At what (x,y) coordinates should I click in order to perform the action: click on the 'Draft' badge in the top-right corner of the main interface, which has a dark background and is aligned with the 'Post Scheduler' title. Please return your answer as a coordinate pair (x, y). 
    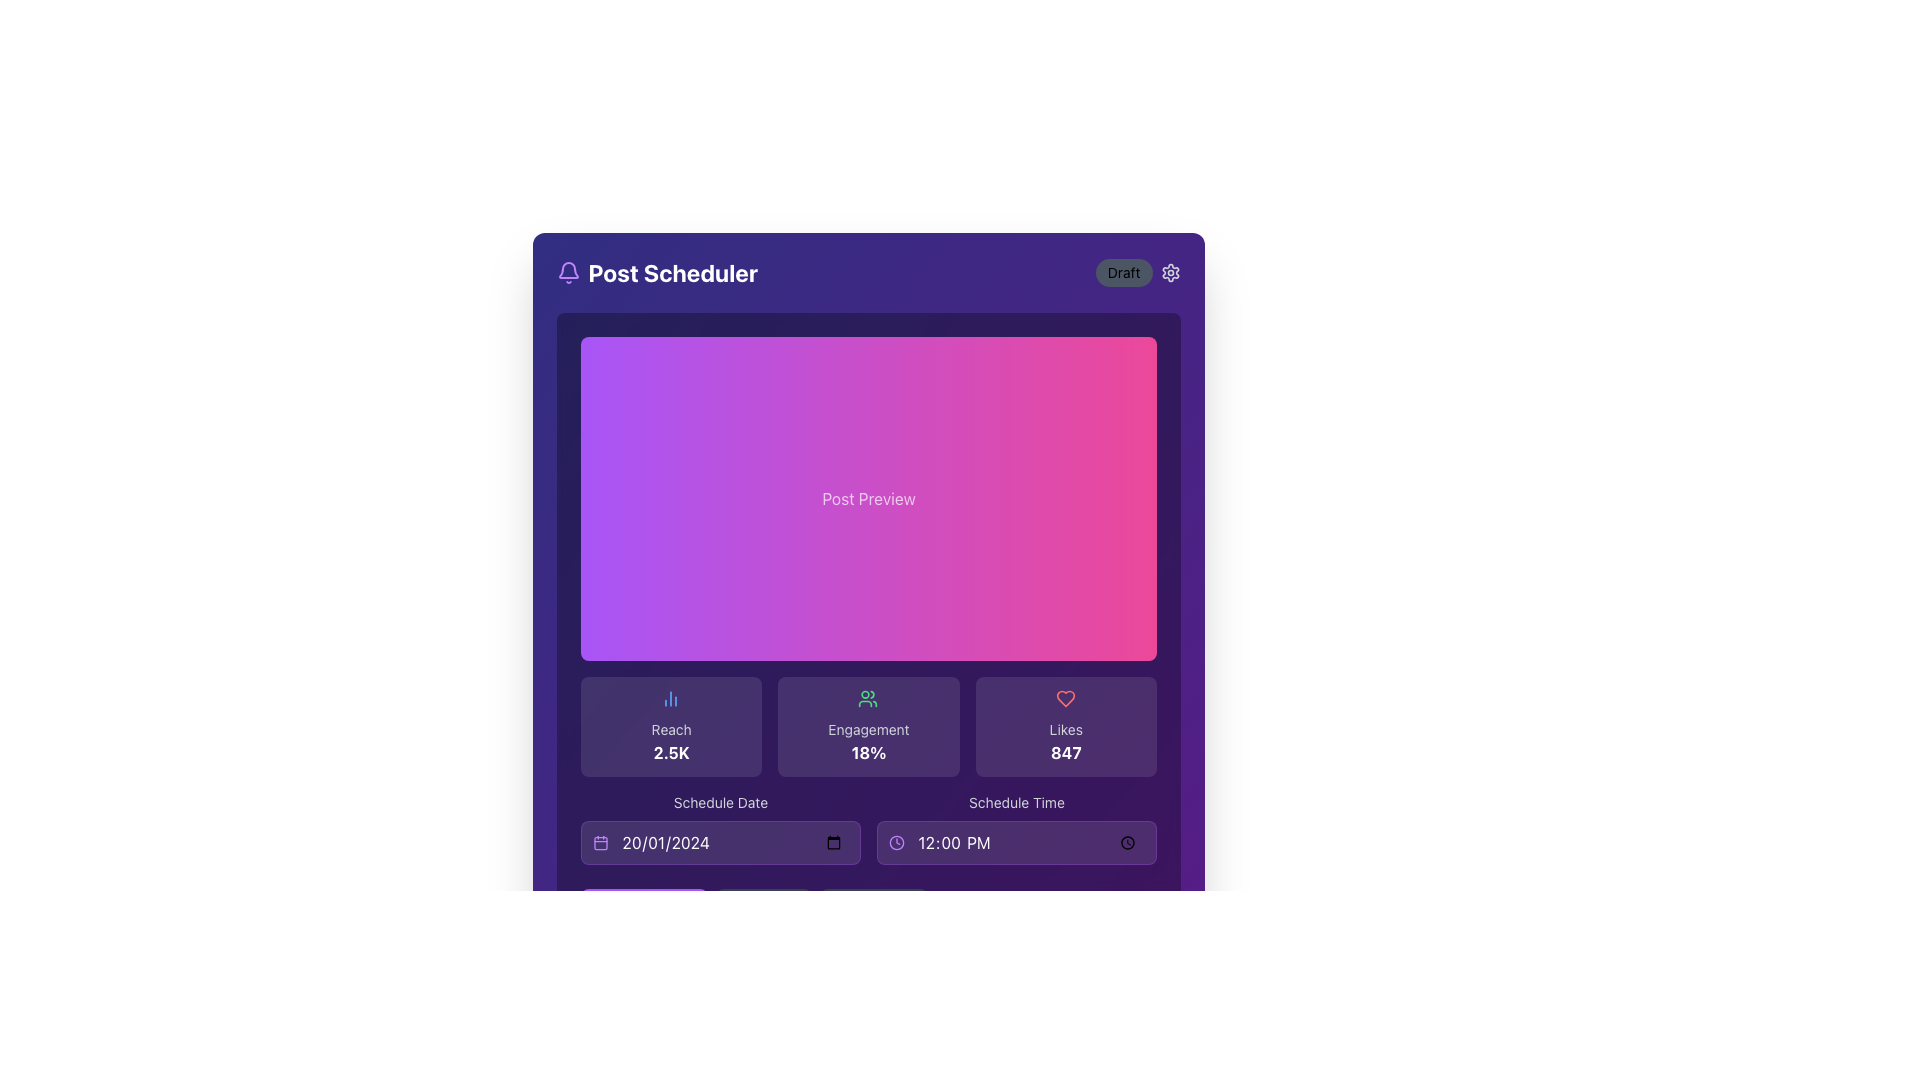
    Looking at the image, I should click on (1138, 273).